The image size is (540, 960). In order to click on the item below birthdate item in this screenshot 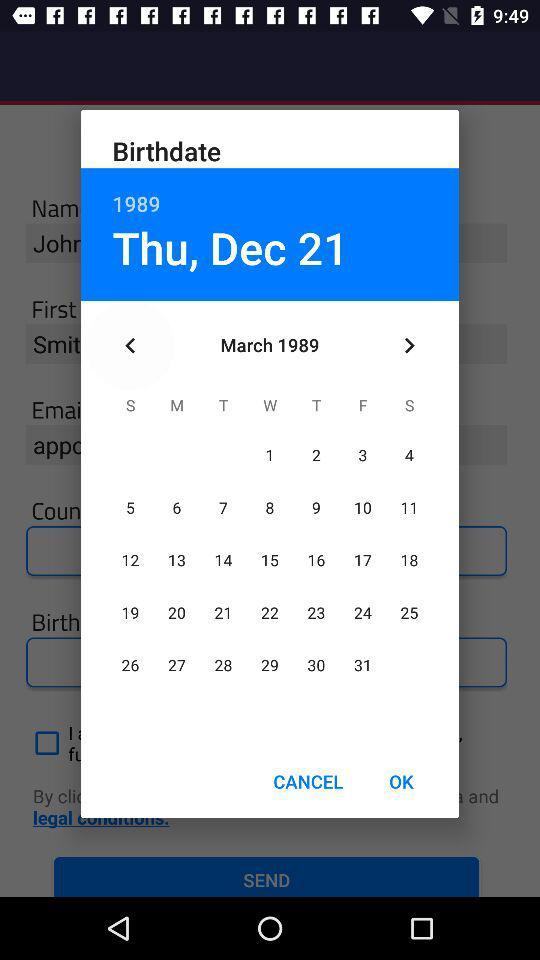, I will do `click(270, 193)`.